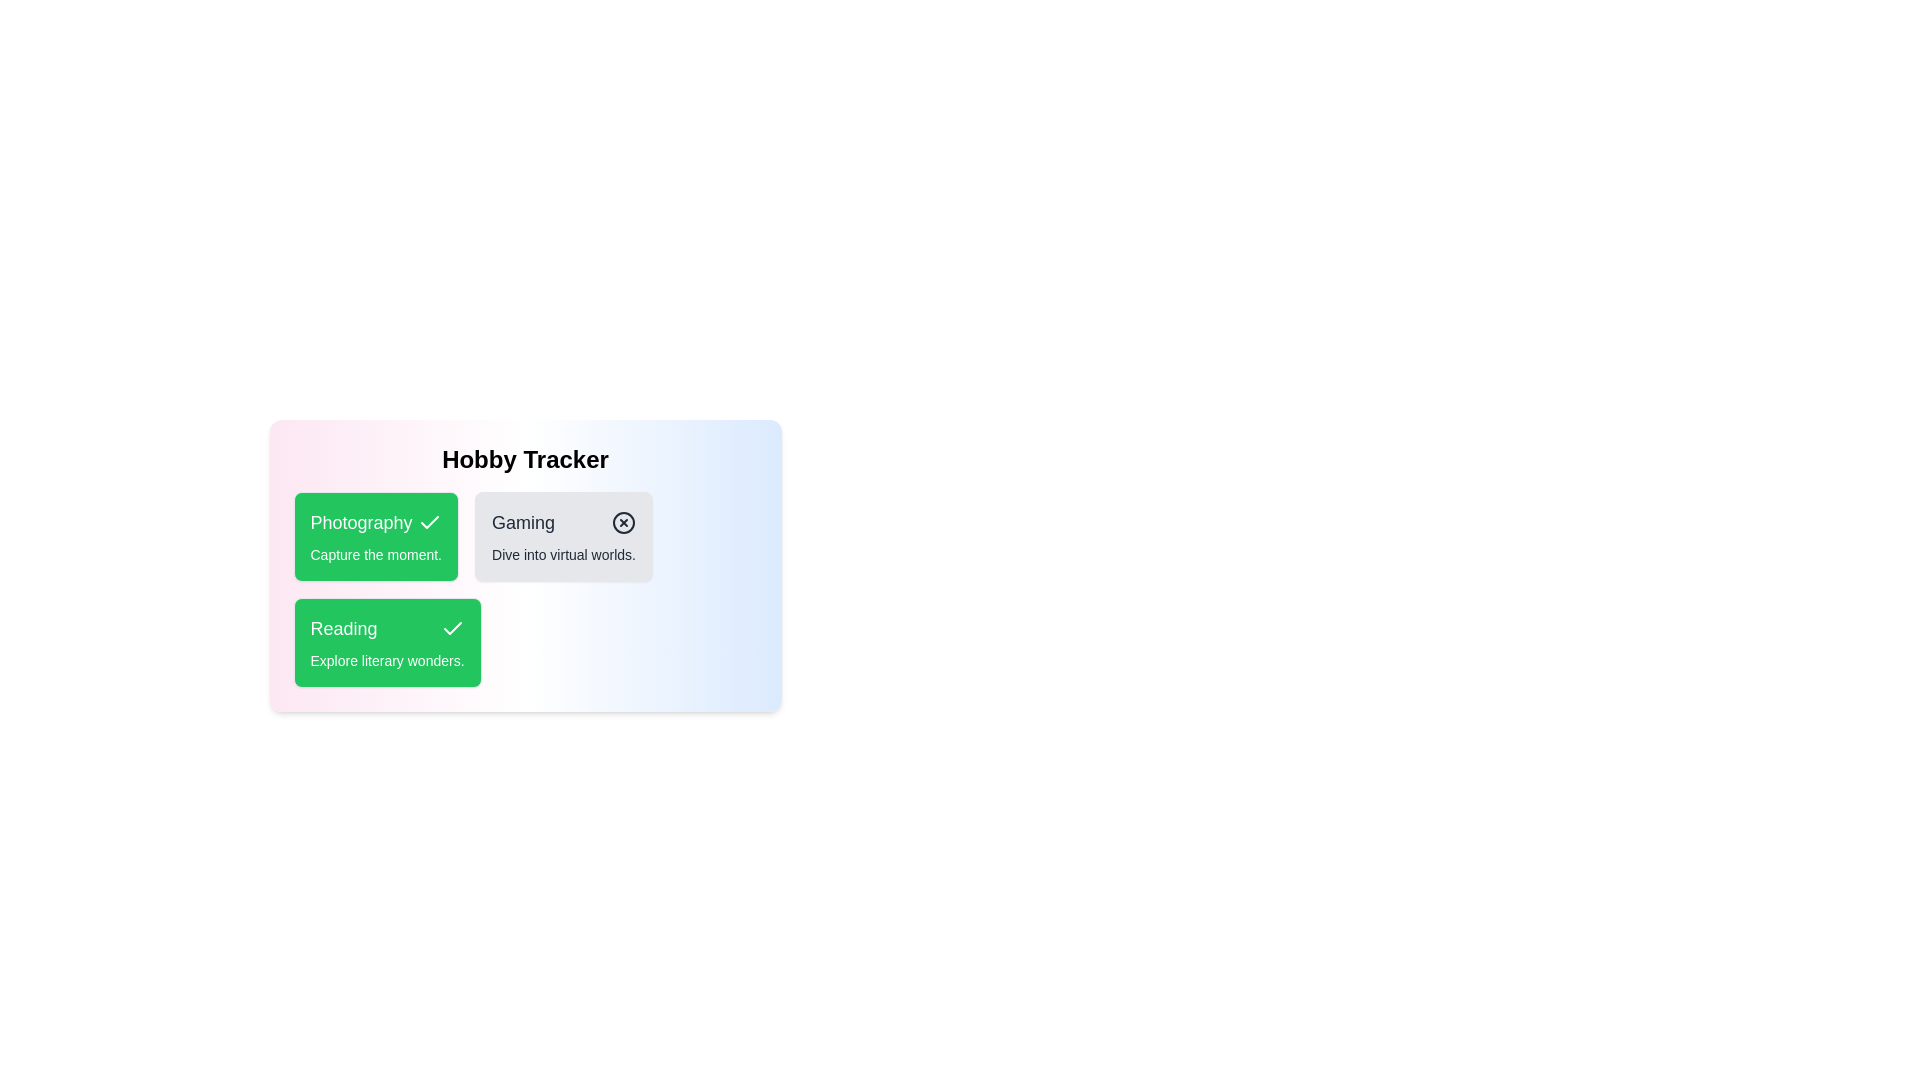 The image size is (1920, 1080). Describe the element at coordinates (561, 535) in the screenshot. I see `the hobby card for Gaming` at that location.